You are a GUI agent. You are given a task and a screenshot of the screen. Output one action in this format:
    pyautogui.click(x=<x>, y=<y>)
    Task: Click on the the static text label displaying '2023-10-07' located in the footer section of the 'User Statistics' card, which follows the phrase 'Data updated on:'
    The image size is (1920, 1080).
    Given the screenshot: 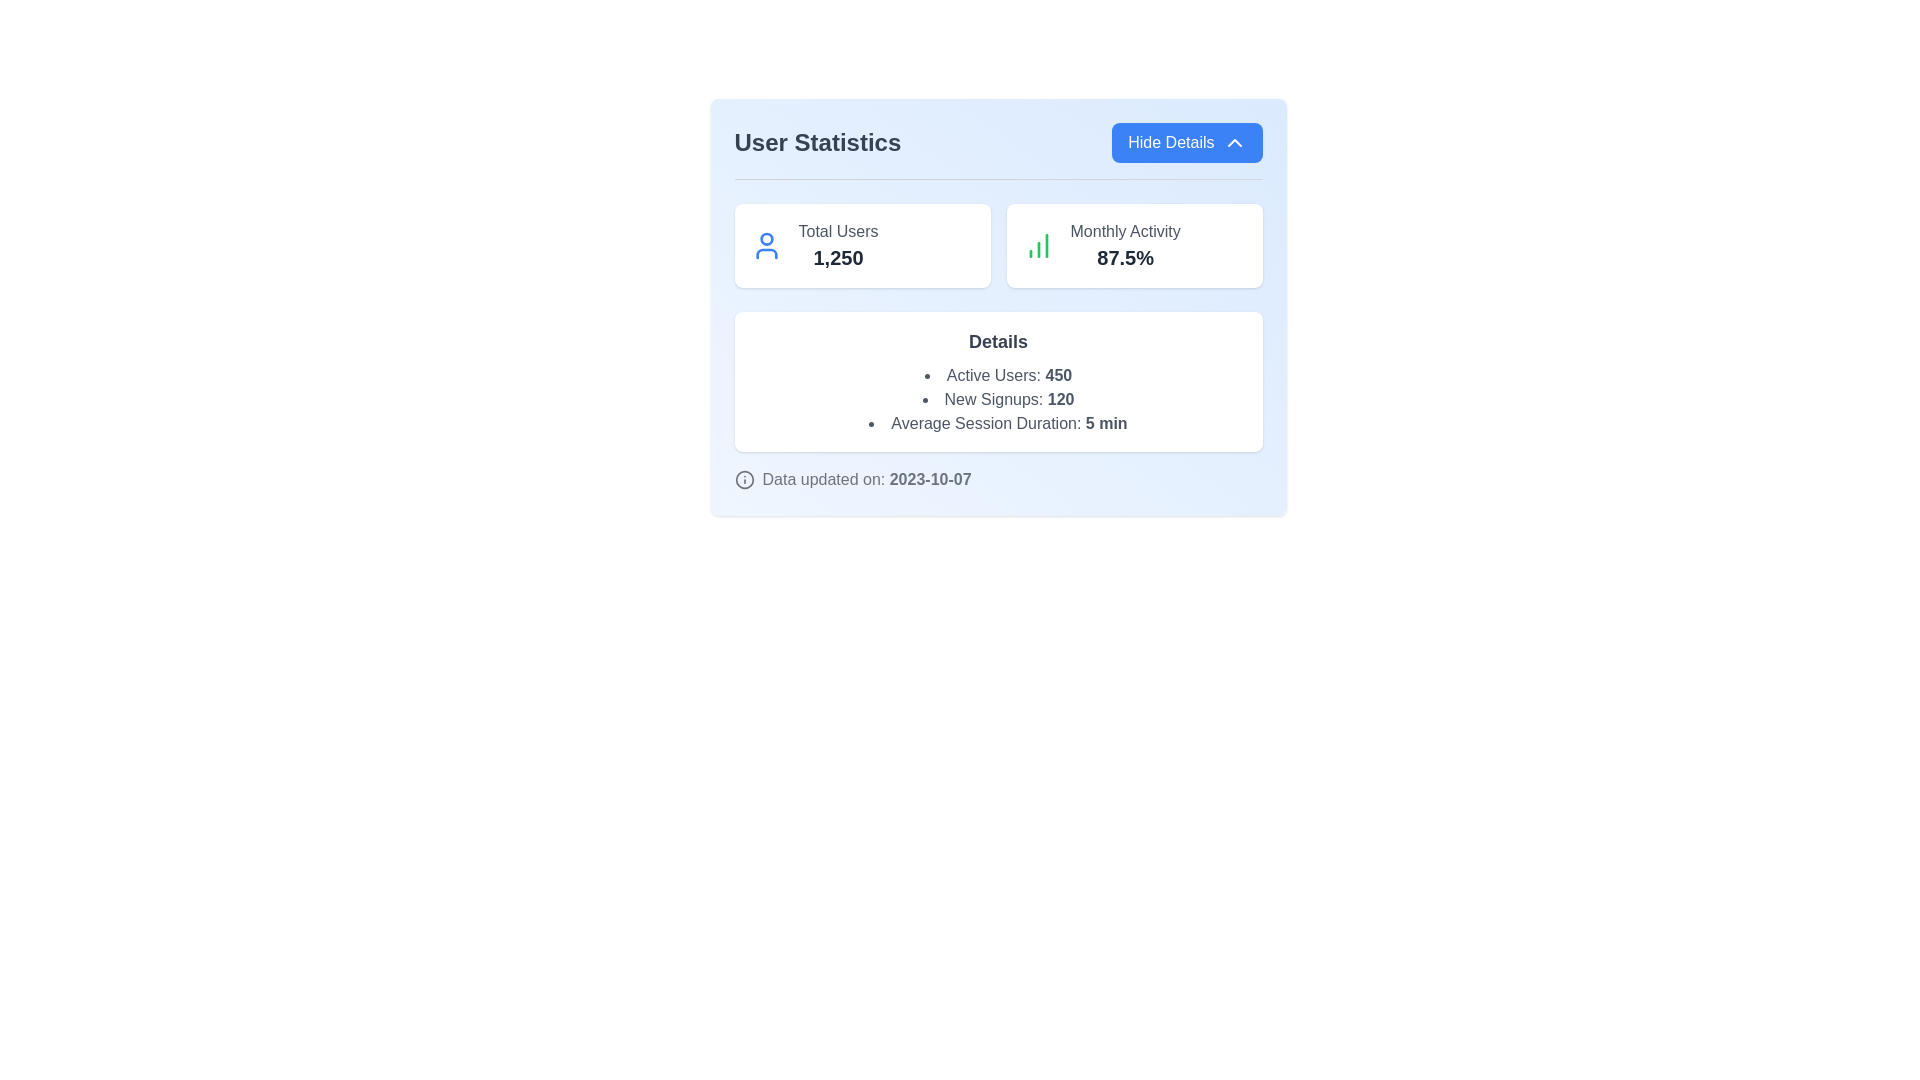 What is the action you would take?
    pyautogui.click(x=929, y=479)
    